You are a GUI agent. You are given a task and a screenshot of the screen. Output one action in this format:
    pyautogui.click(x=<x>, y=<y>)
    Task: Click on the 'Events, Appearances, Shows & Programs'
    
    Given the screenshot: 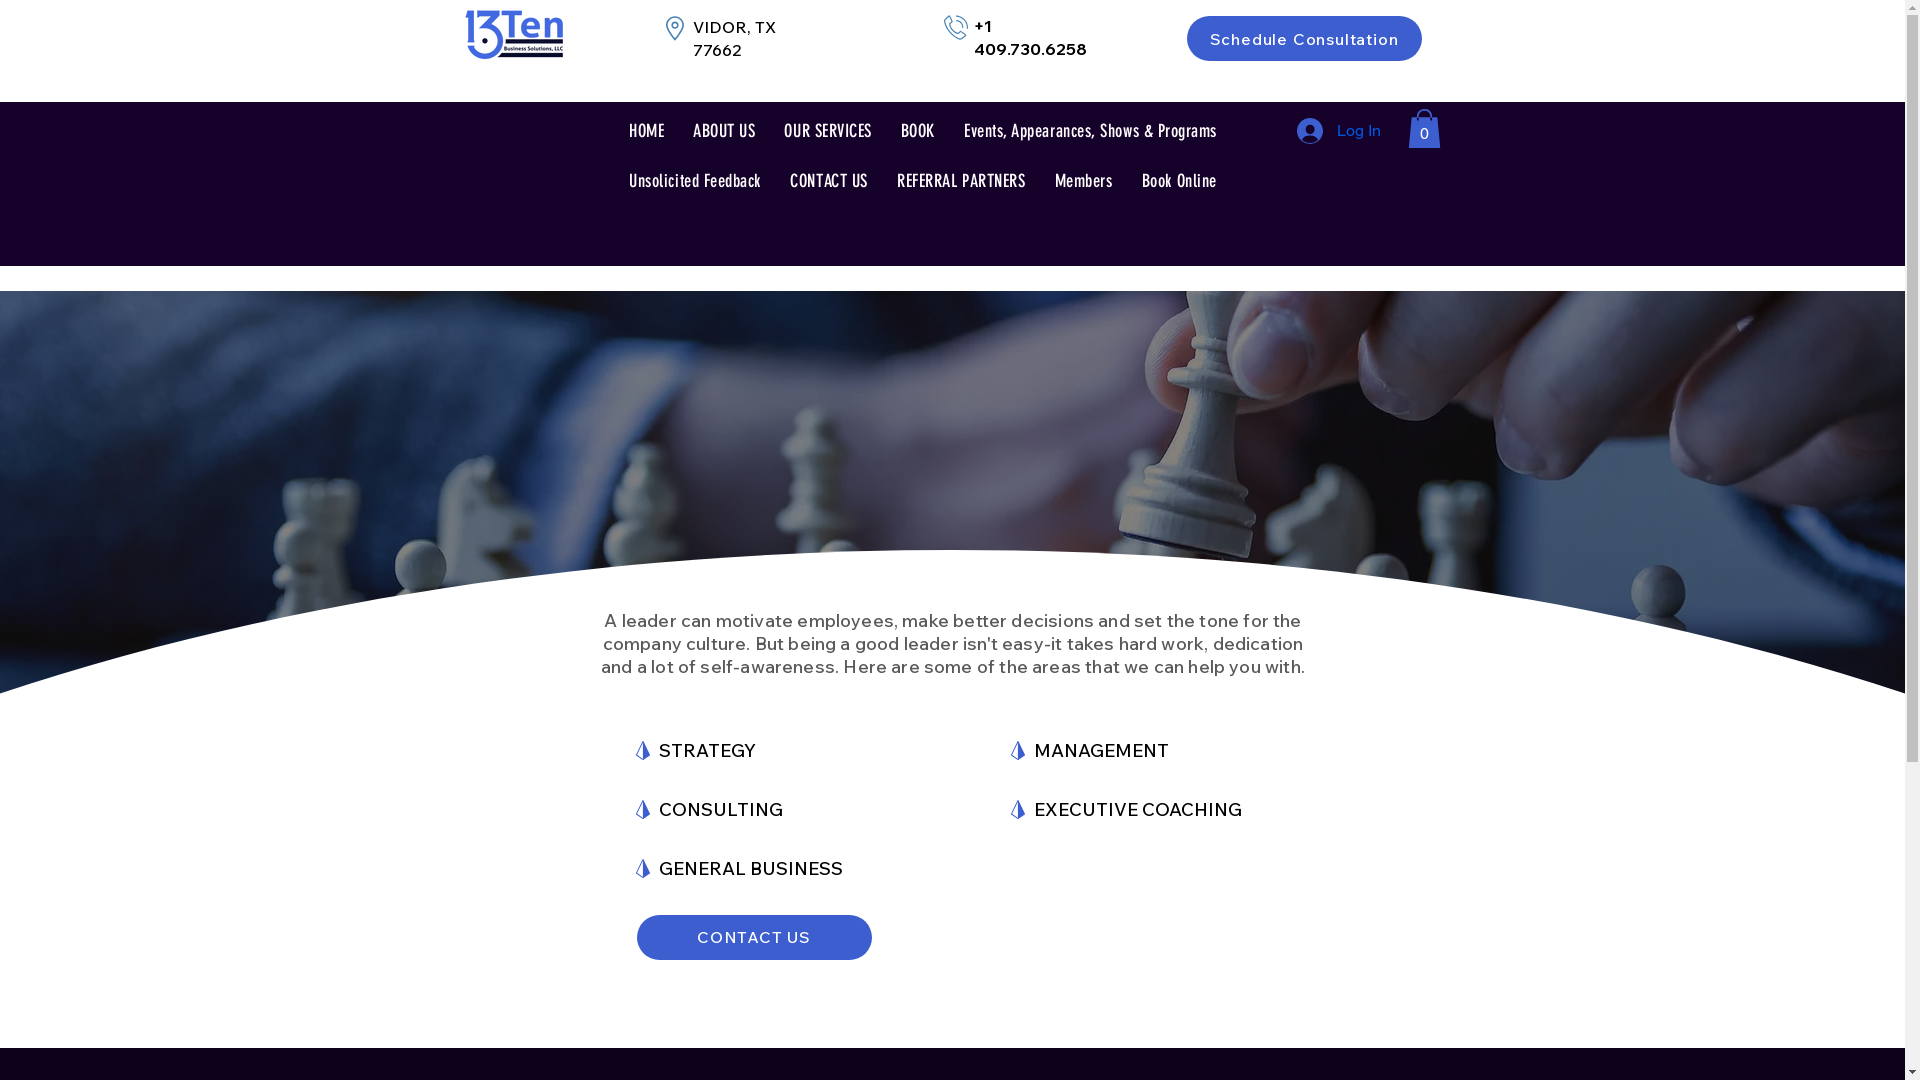 What is the action you would take?
    pyautogui.click(x=1089, y=131)
    